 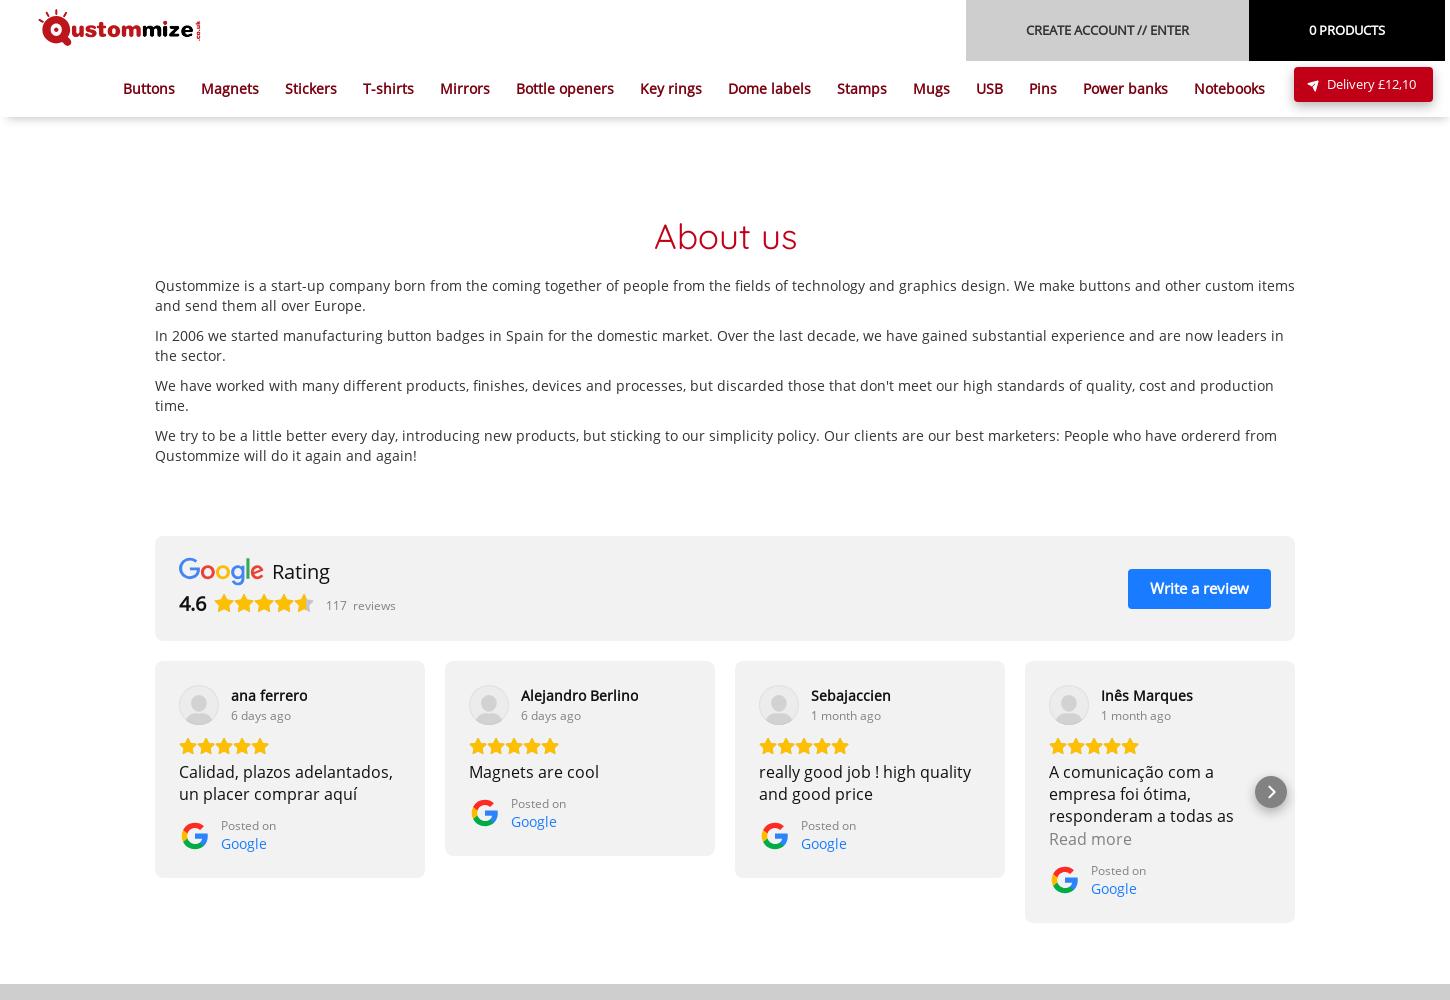 What do you see at coordinates (864, 782) in the screenshot?
I see `'really good job ! high quality and good price'` at bounding box center [864, 782].